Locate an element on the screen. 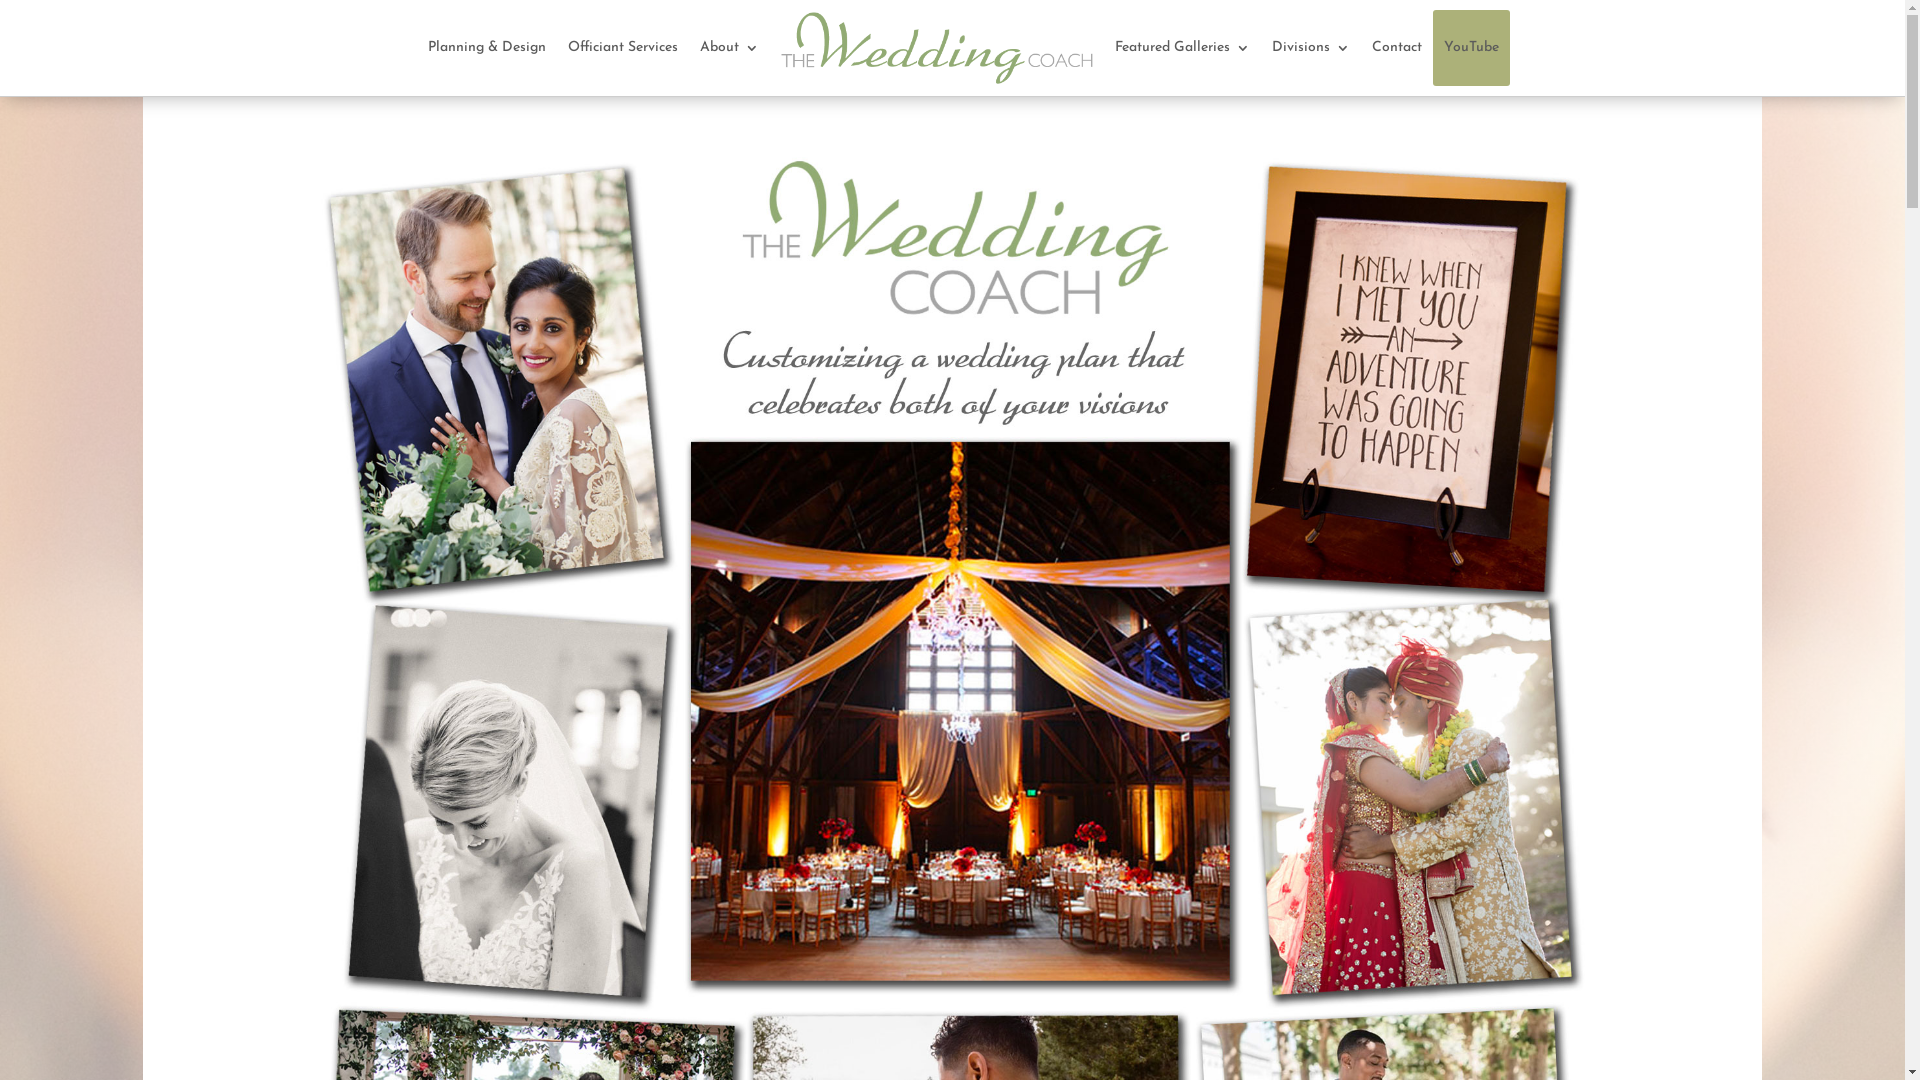 This screenshot has width=1920, height=1080. 'Officiant Services' is located at coordinates (566, 46).